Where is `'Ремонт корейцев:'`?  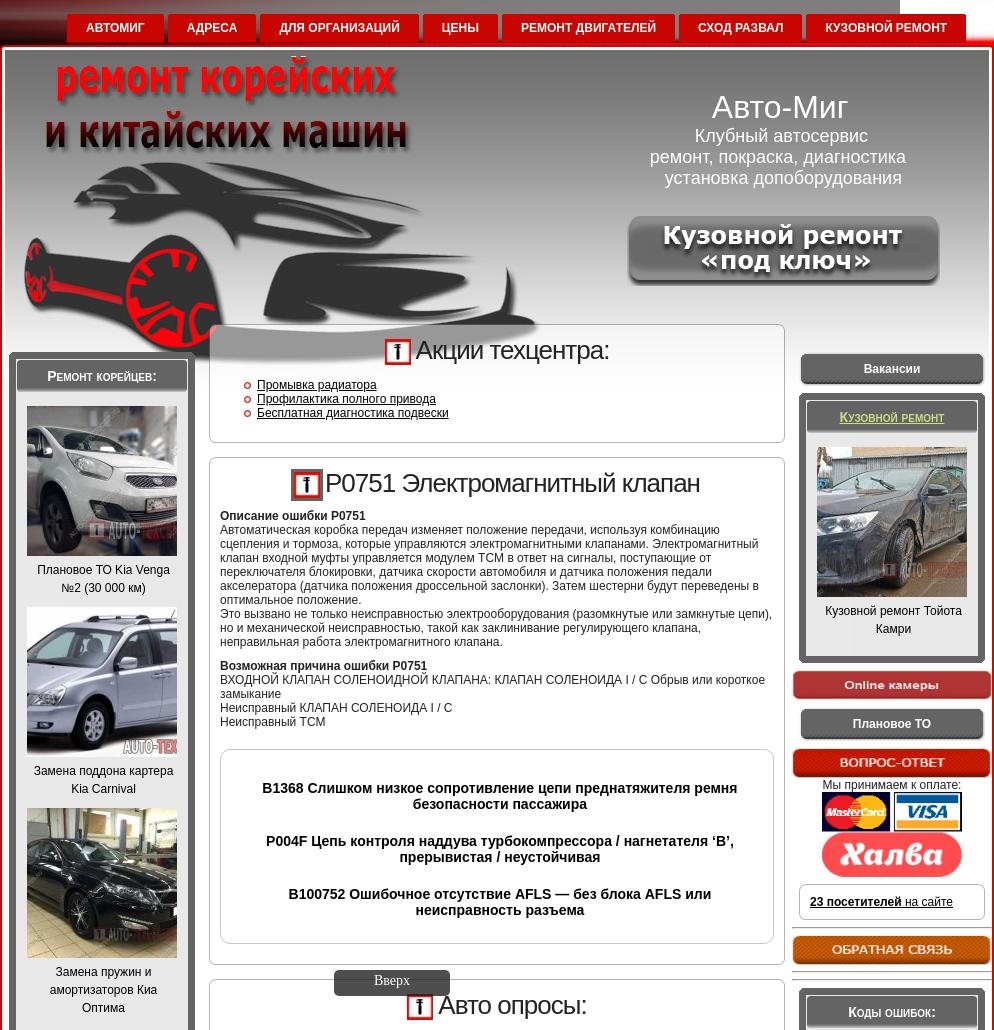 'Ремонт корейцев:' is located at coordinates (46, 375).